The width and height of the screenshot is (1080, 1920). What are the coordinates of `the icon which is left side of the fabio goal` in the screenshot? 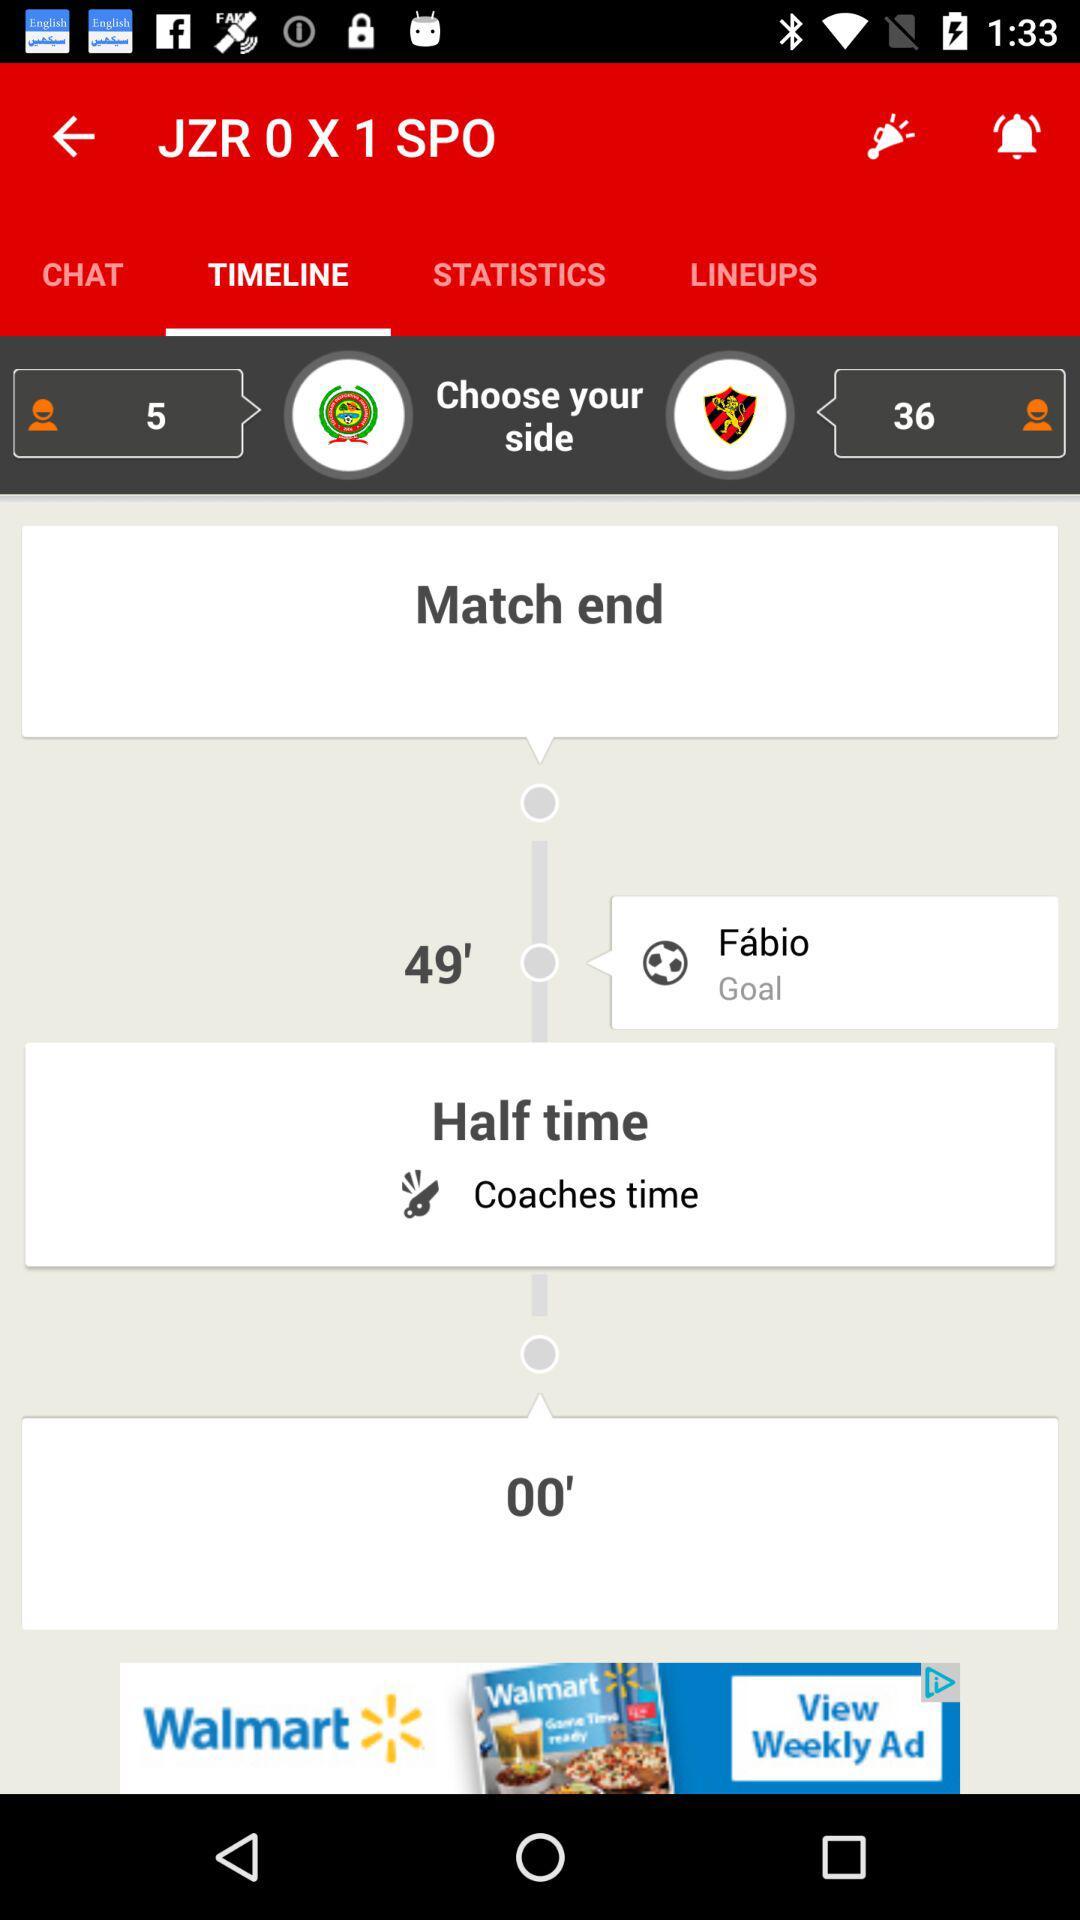 It's located at (664, 962).